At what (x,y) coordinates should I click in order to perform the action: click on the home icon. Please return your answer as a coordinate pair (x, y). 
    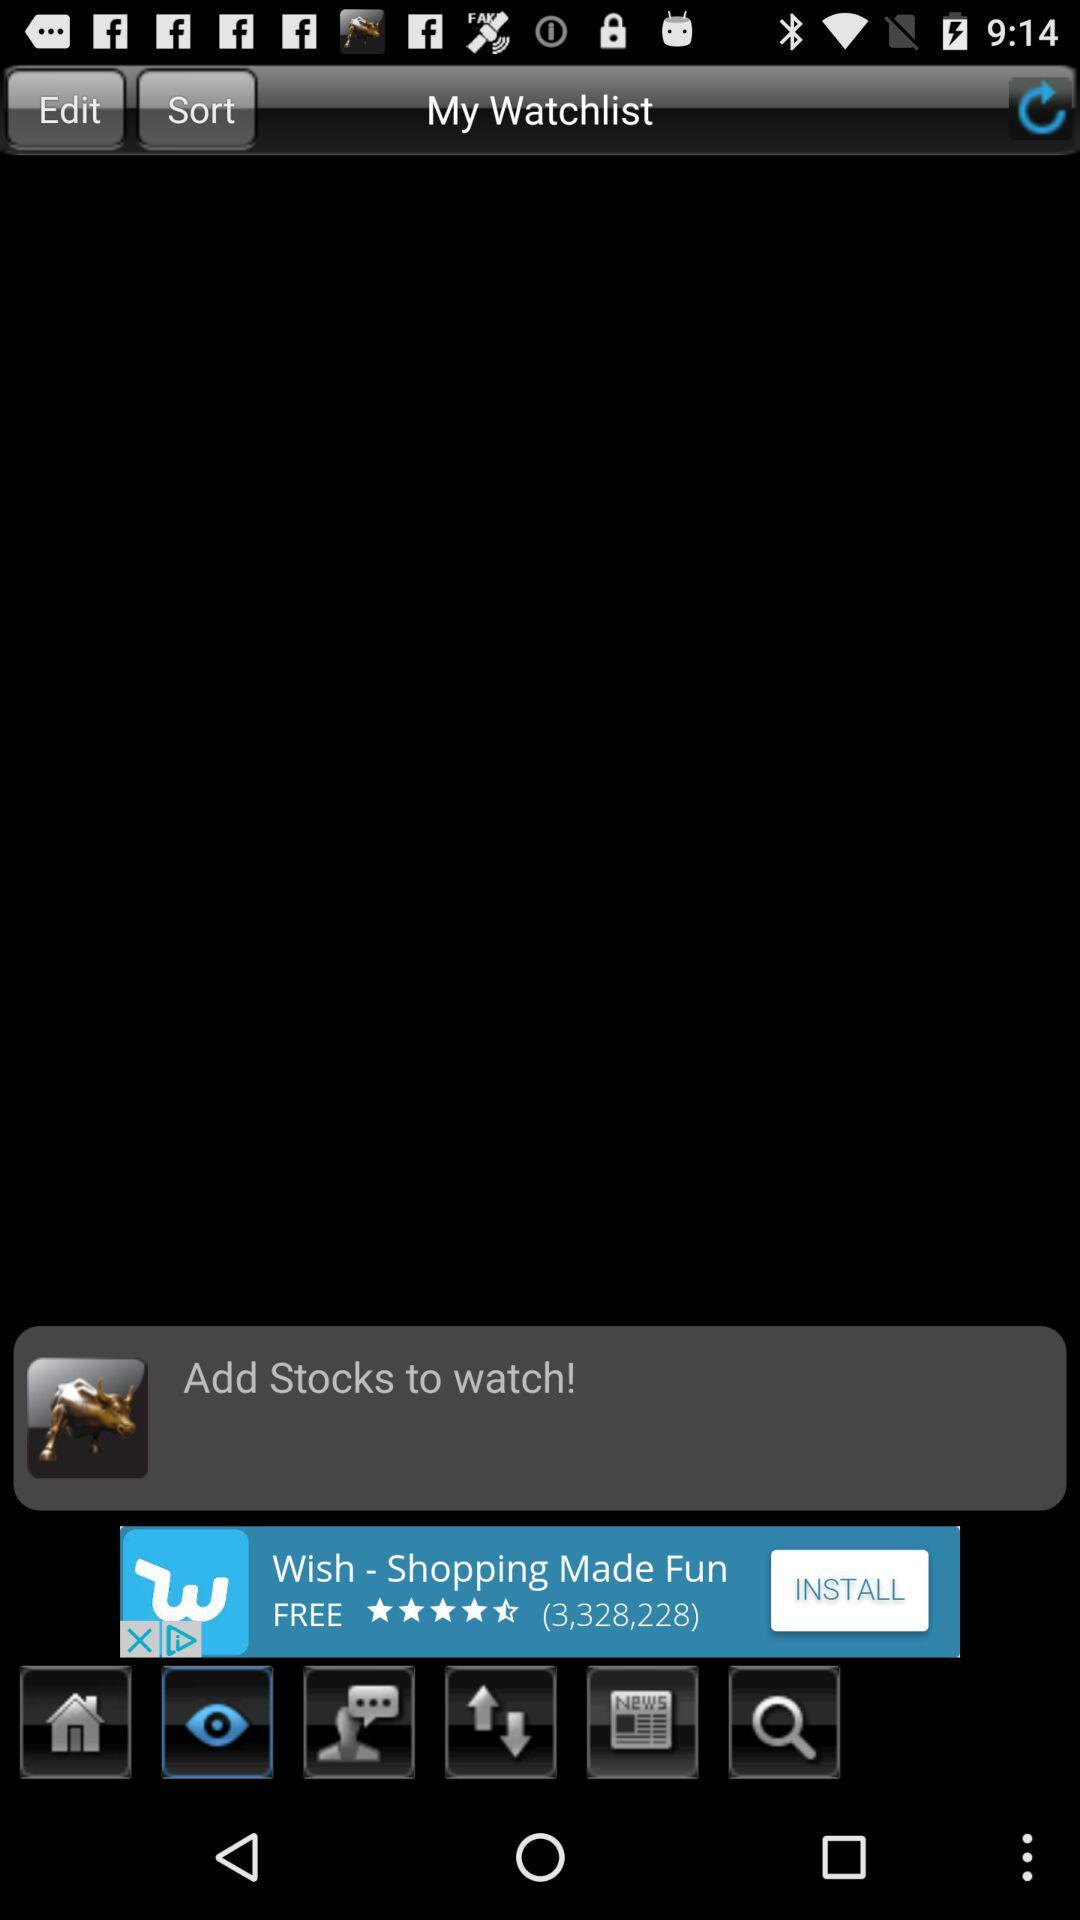
    Looking at the image, I should click on (75, 1848).